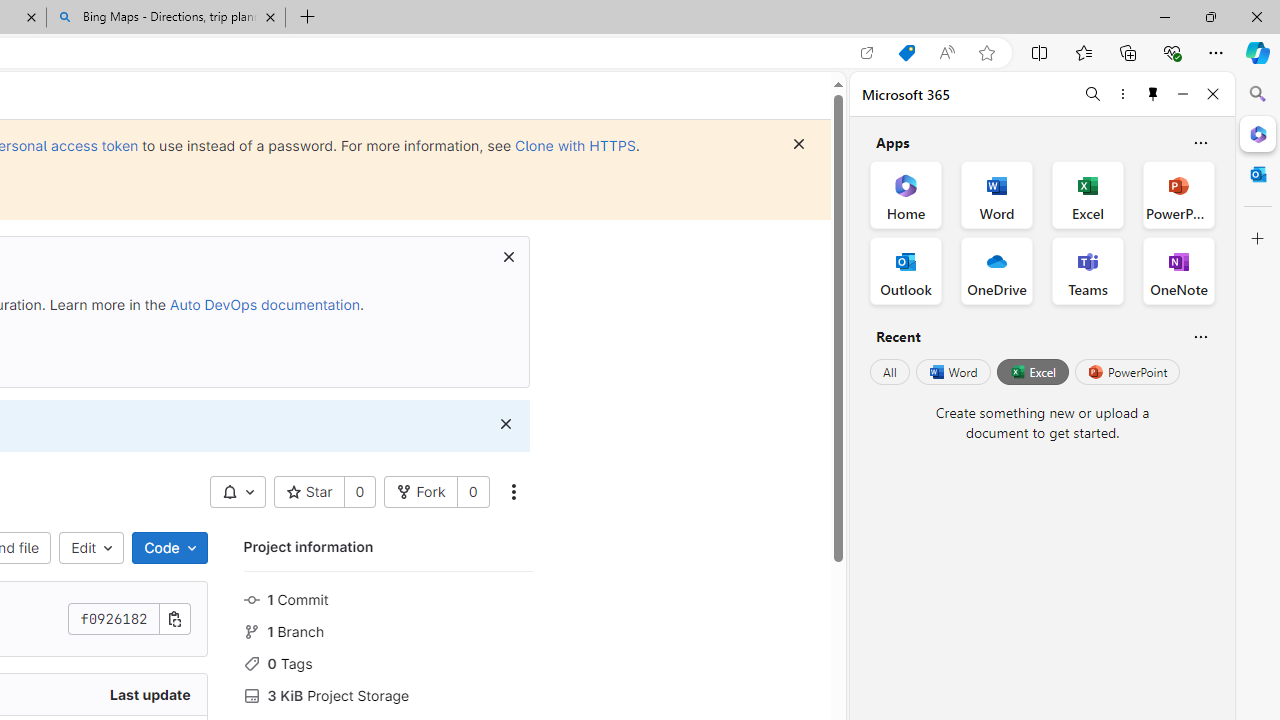 The image size is (1280, 720). What do you see at coordinates (1032, 372) in the screenshot?
I see `'Excel'` at bounding box center [1032, 372].